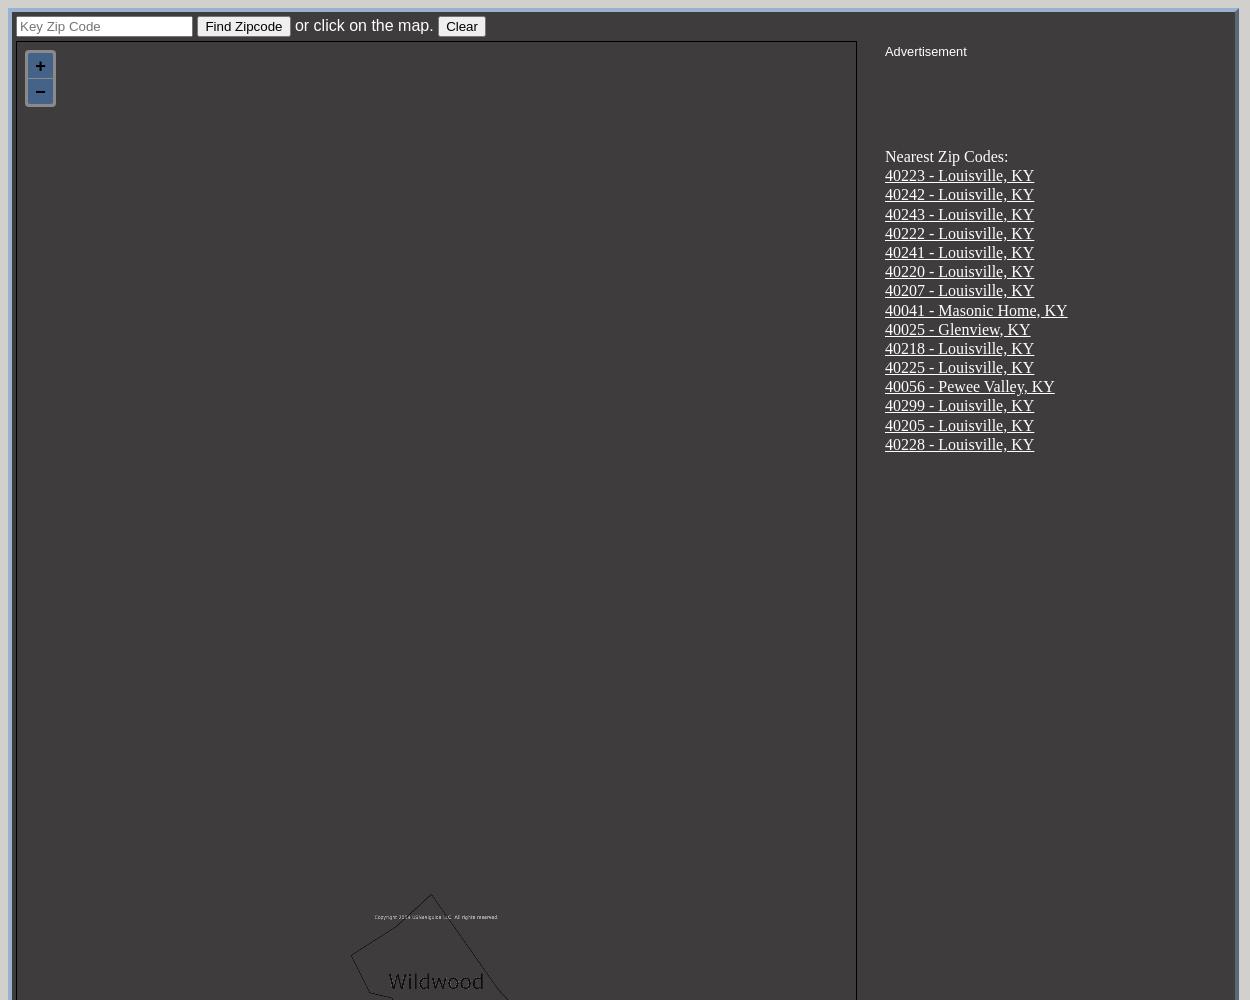  I want to click on '40041 - Masonic Home, KY', so click(975, 309).